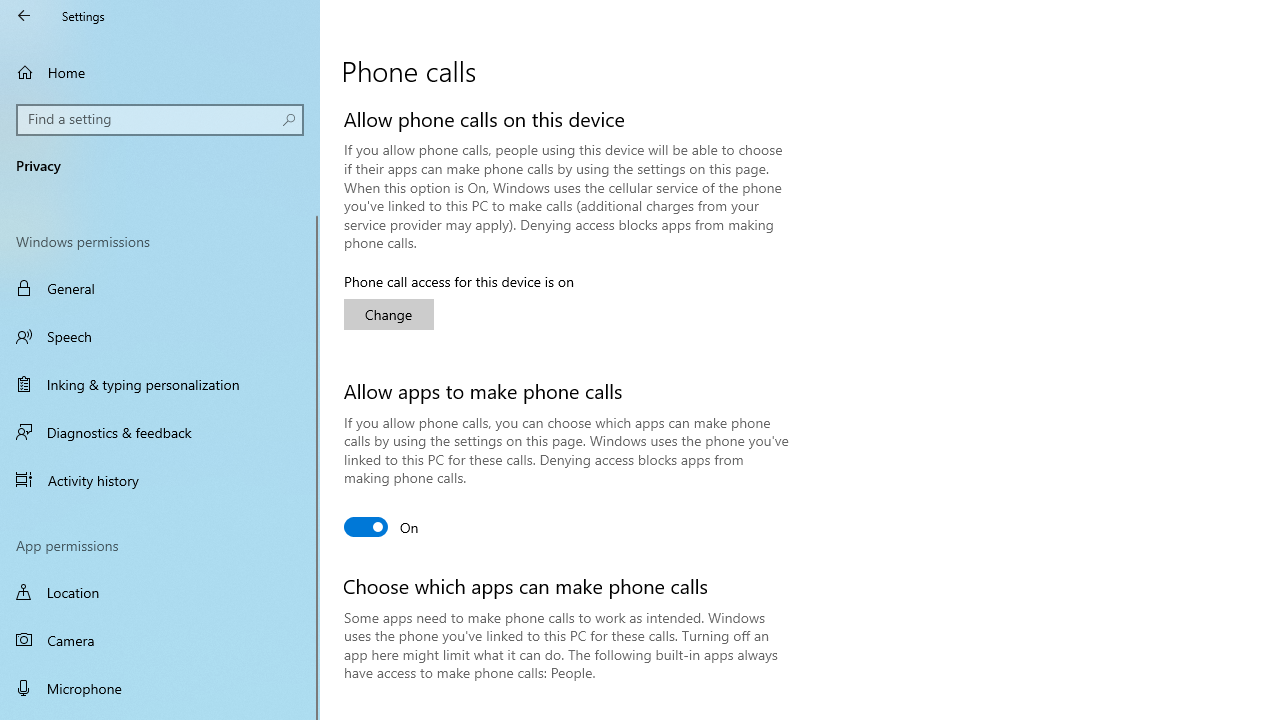 The width and height of the screenshot is (1280, 720). I want to click on 'Home', so click(160, 71).